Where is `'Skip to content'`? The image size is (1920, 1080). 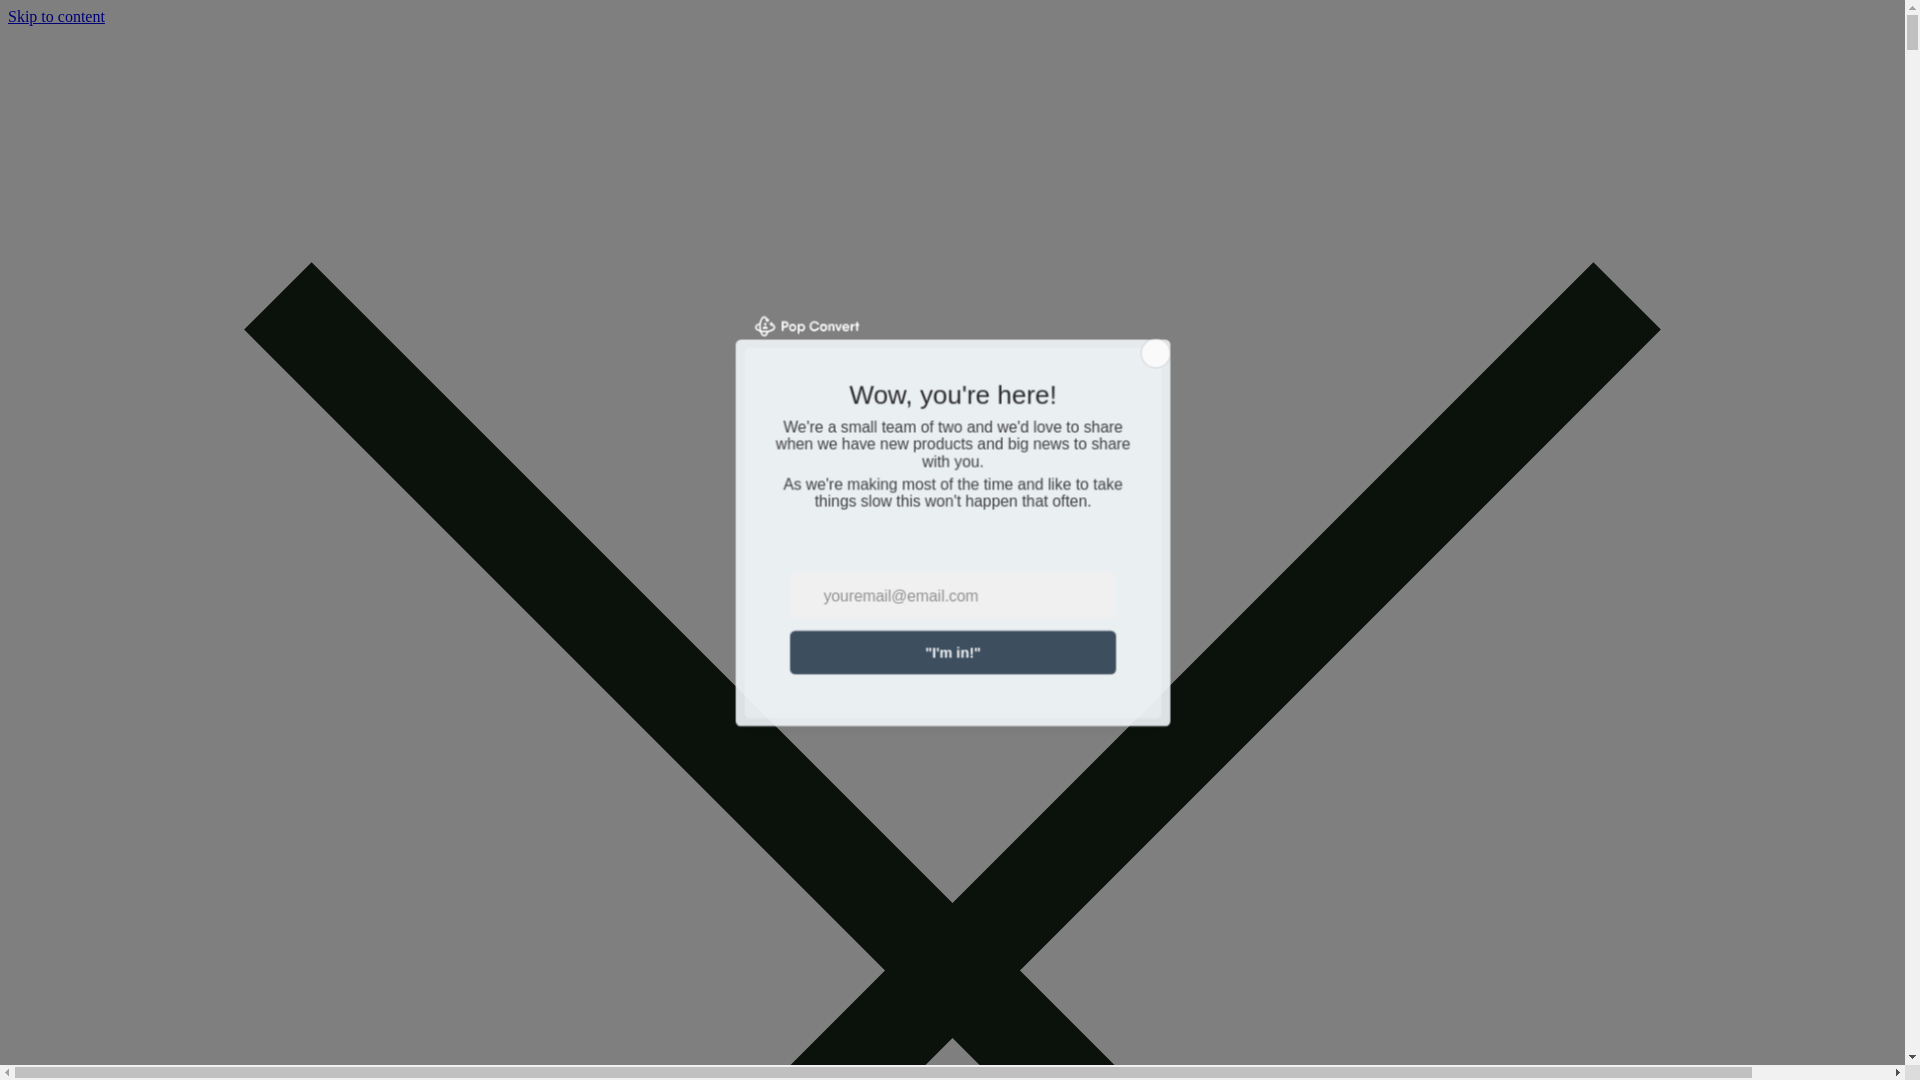
'Skip to content' is located at coordinates (56, 16).